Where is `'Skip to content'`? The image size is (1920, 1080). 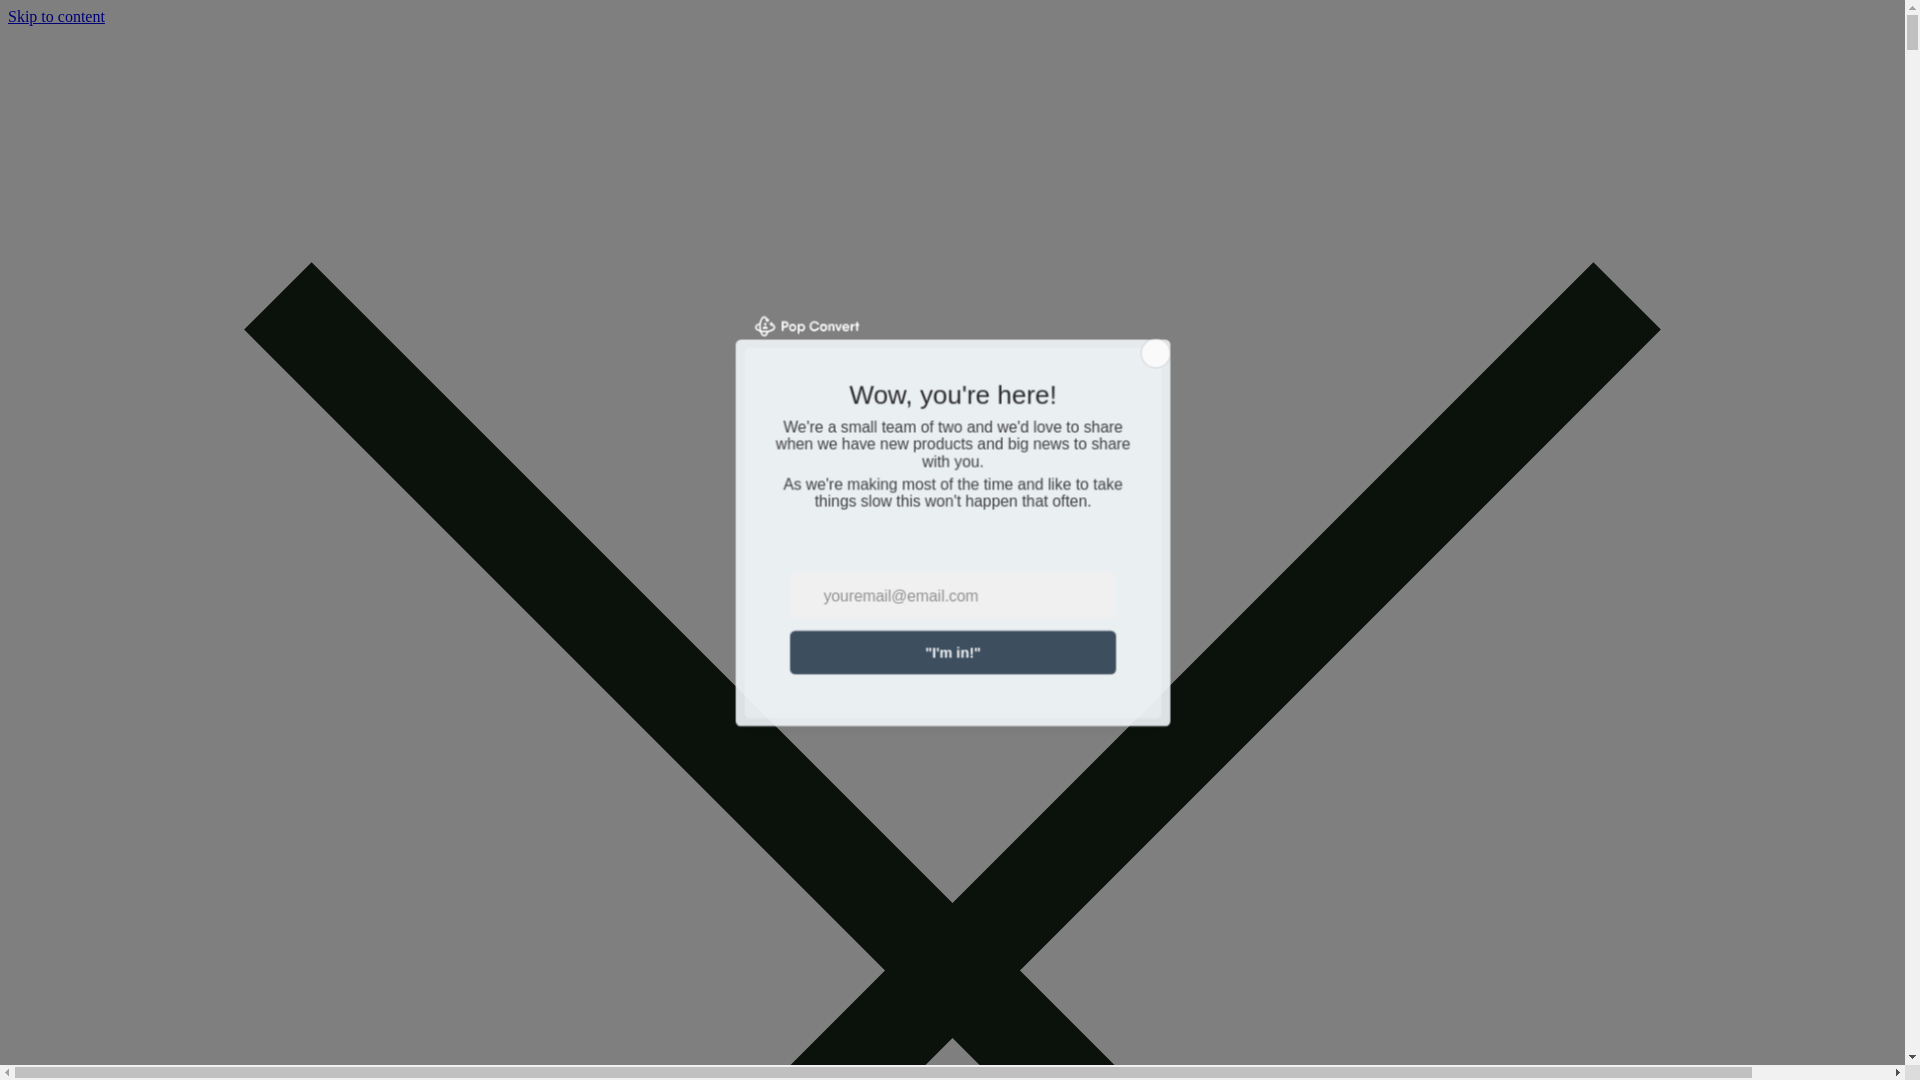
'Skip to content' is located at coordinates (56, 16).